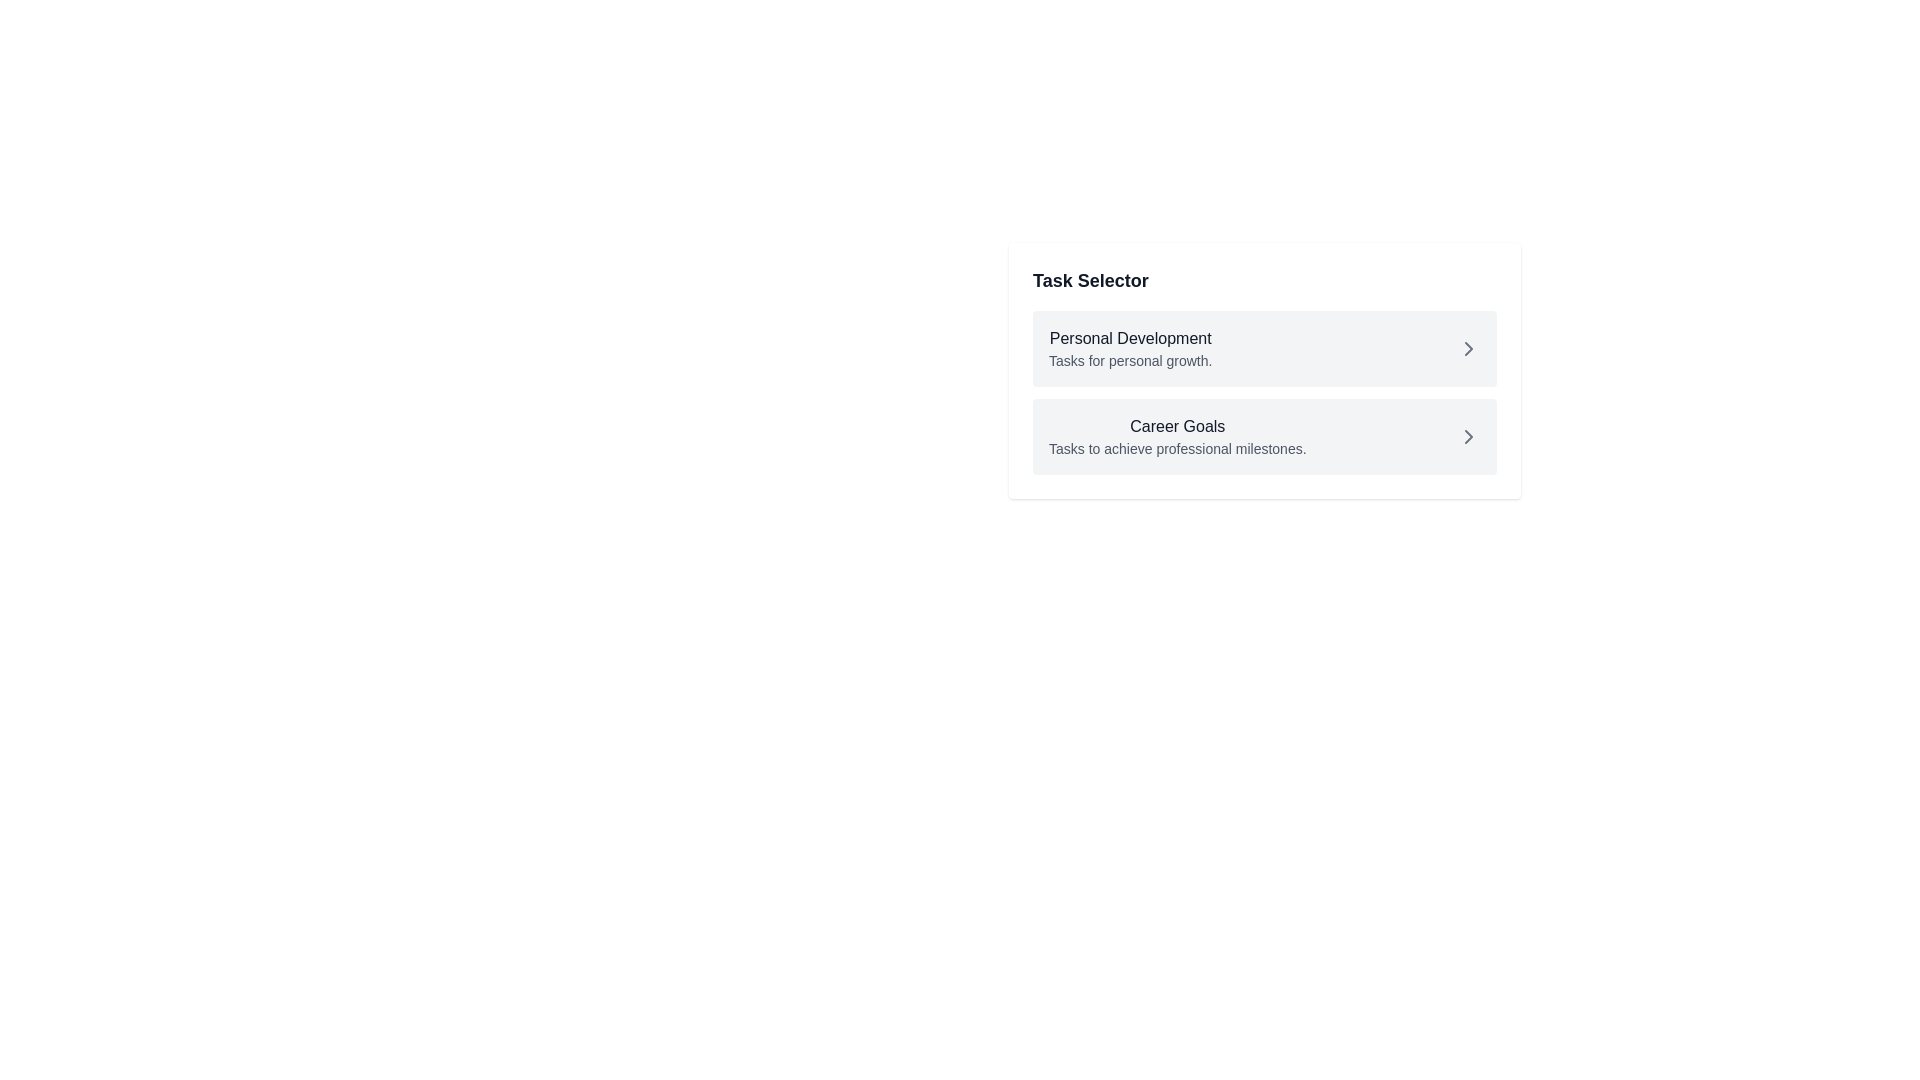 Image resolution: width=1920 pixels, height=1080 pixels. Describe the element at coordinates (1468, 435) in the screenshot. I see `the gray chevron icon pointing to the right, located on the right edge of the 'Career Goals' list item in the 'Task Selector' section` at that location.